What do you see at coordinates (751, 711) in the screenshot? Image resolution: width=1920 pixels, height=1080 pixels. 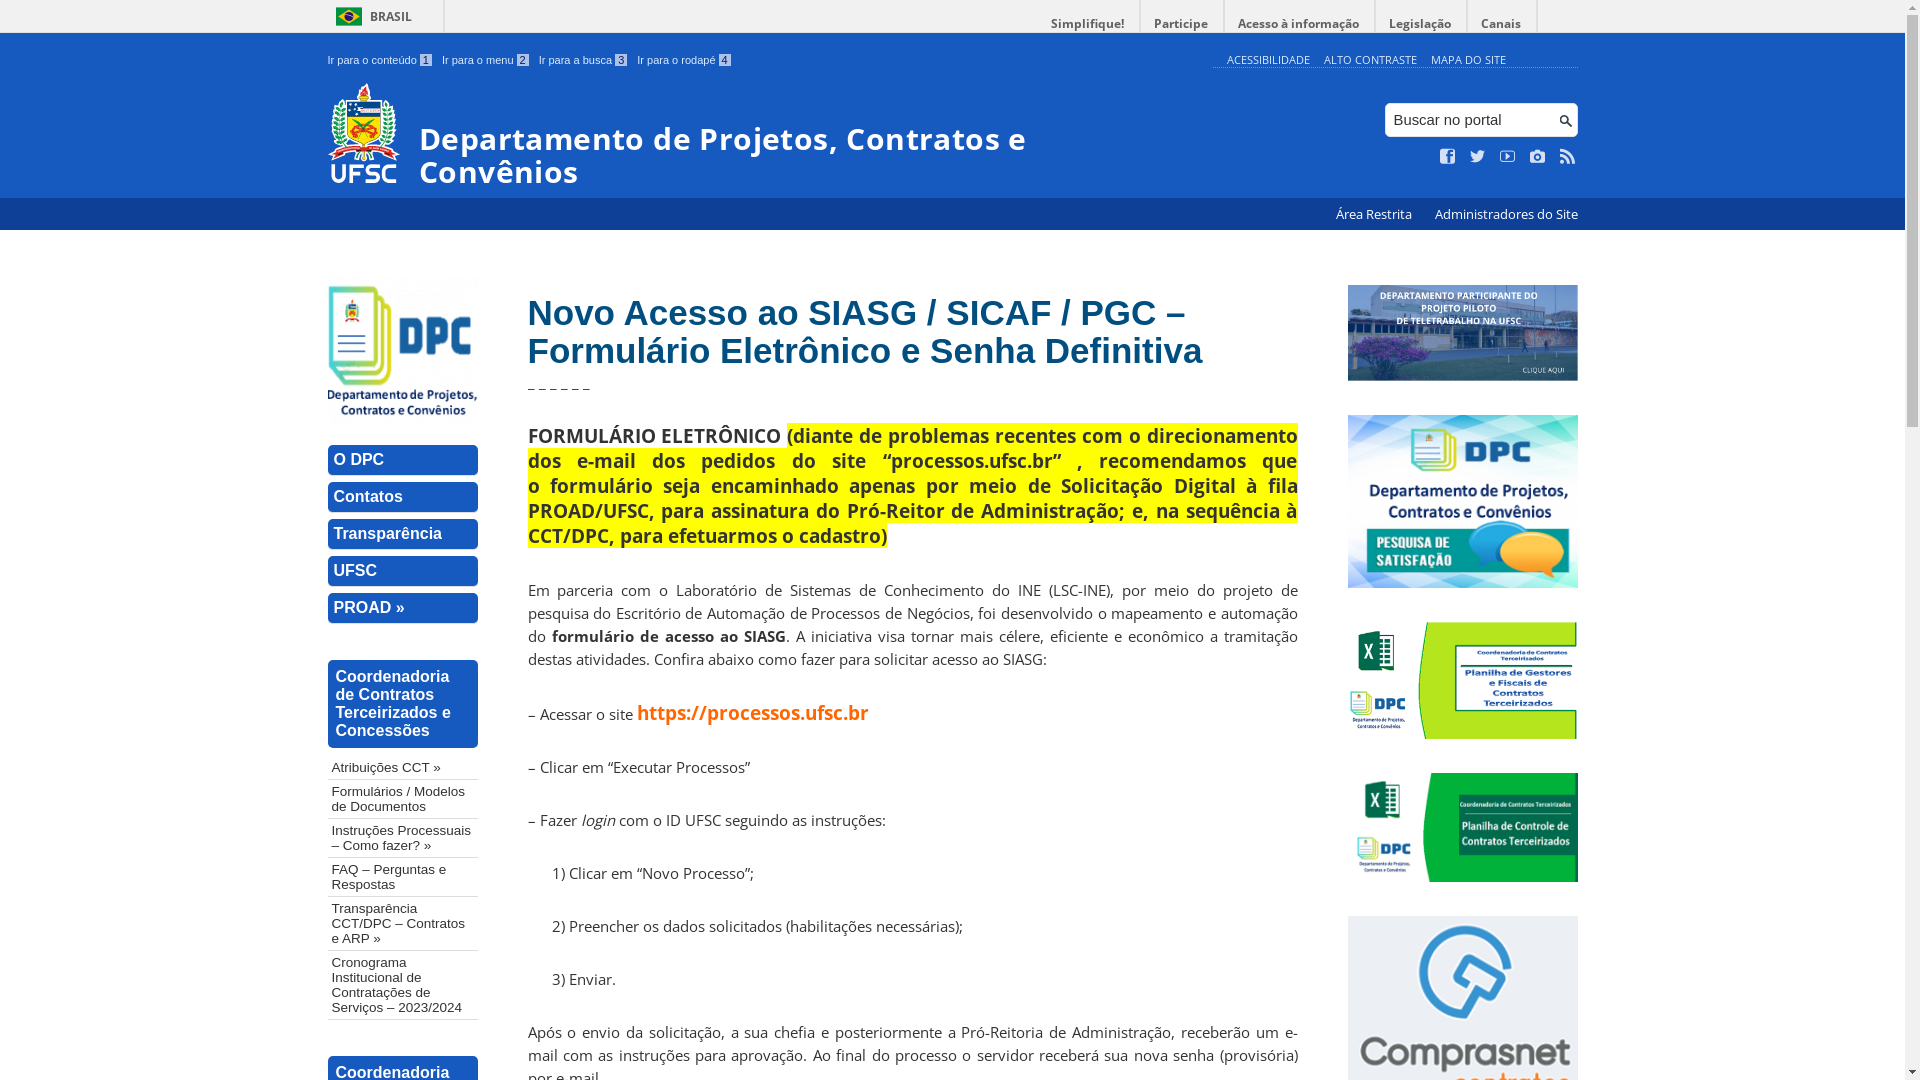 I see `'https://processos.ufsc.br'` at bounding box center [751, 711].